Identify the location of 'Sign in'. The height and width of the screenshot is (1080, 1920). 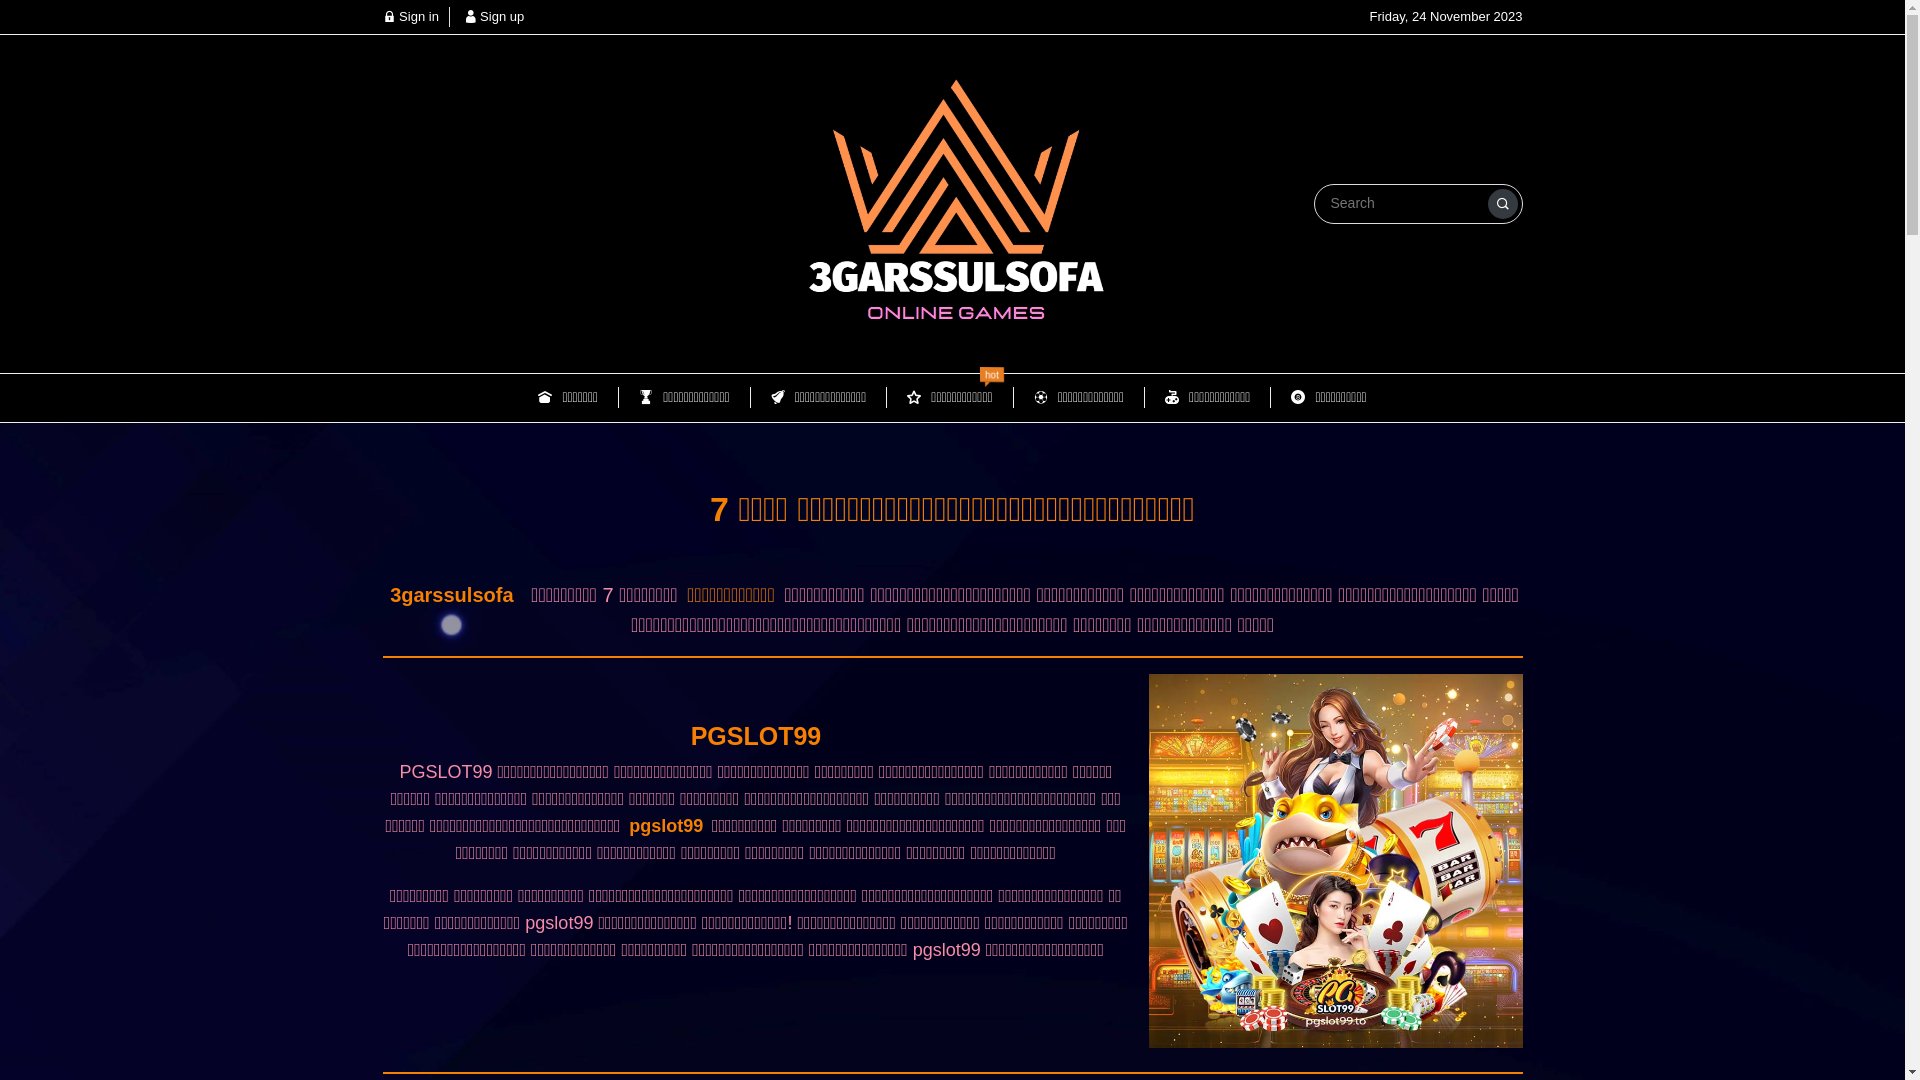
(408, 16).